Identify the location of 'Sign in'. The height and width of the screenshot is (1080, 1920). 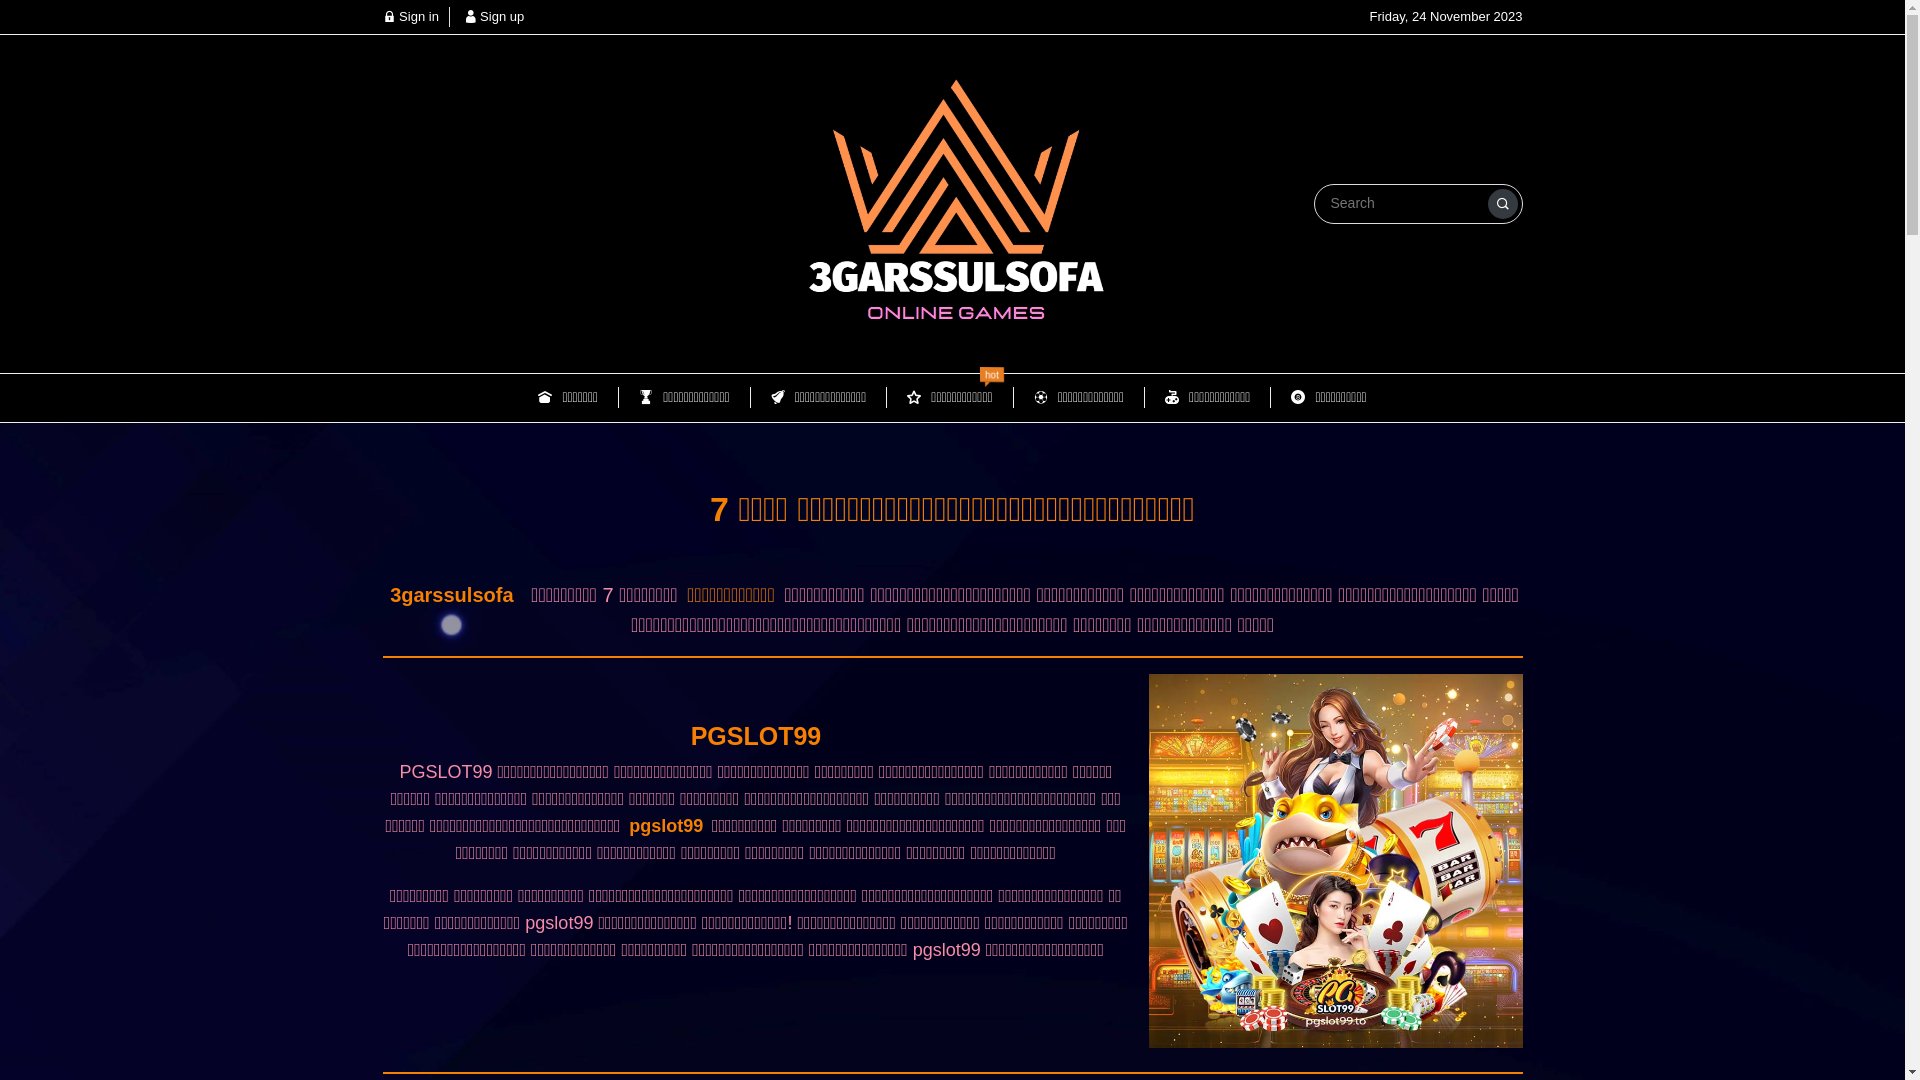
(408, 16).